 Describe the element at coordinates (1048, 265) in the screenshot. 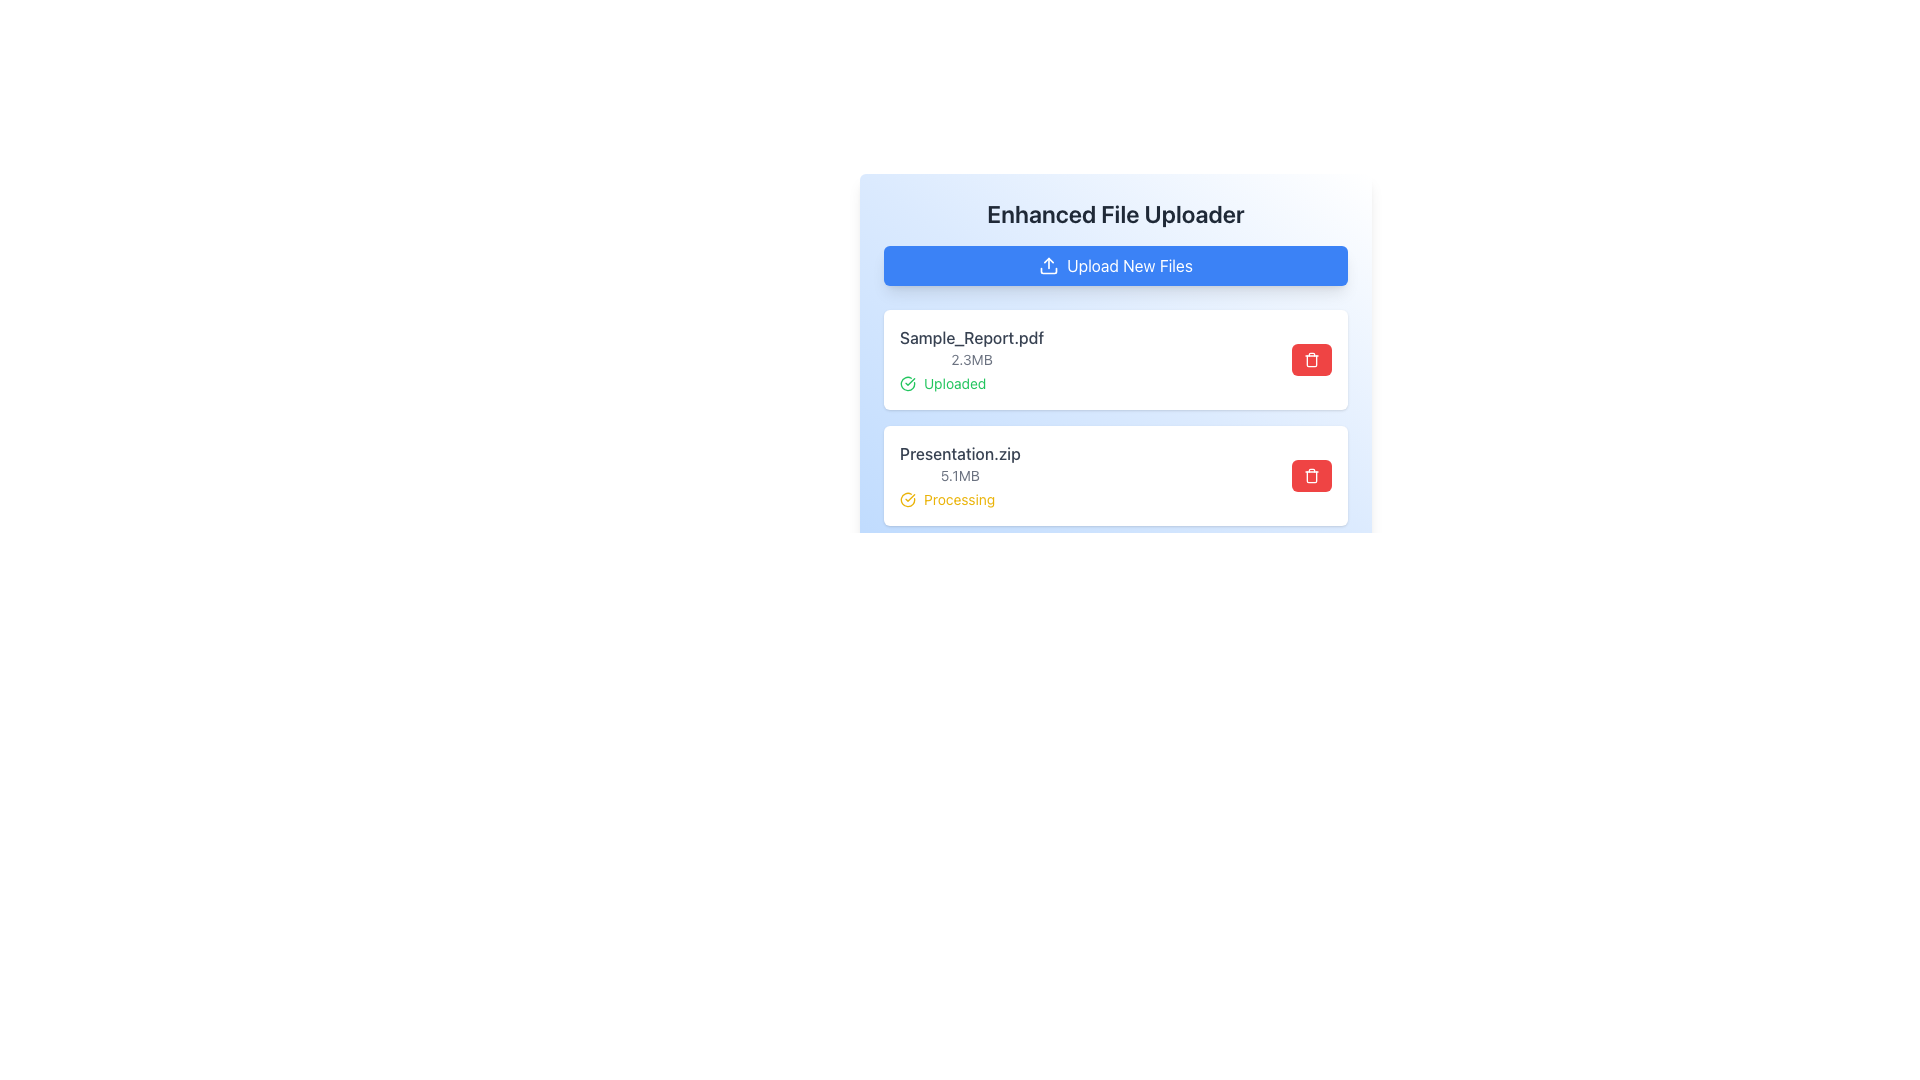

I see `the blue icon indicating the action of uploading files, located to the left of the 'Upload New Files' button` at that location.